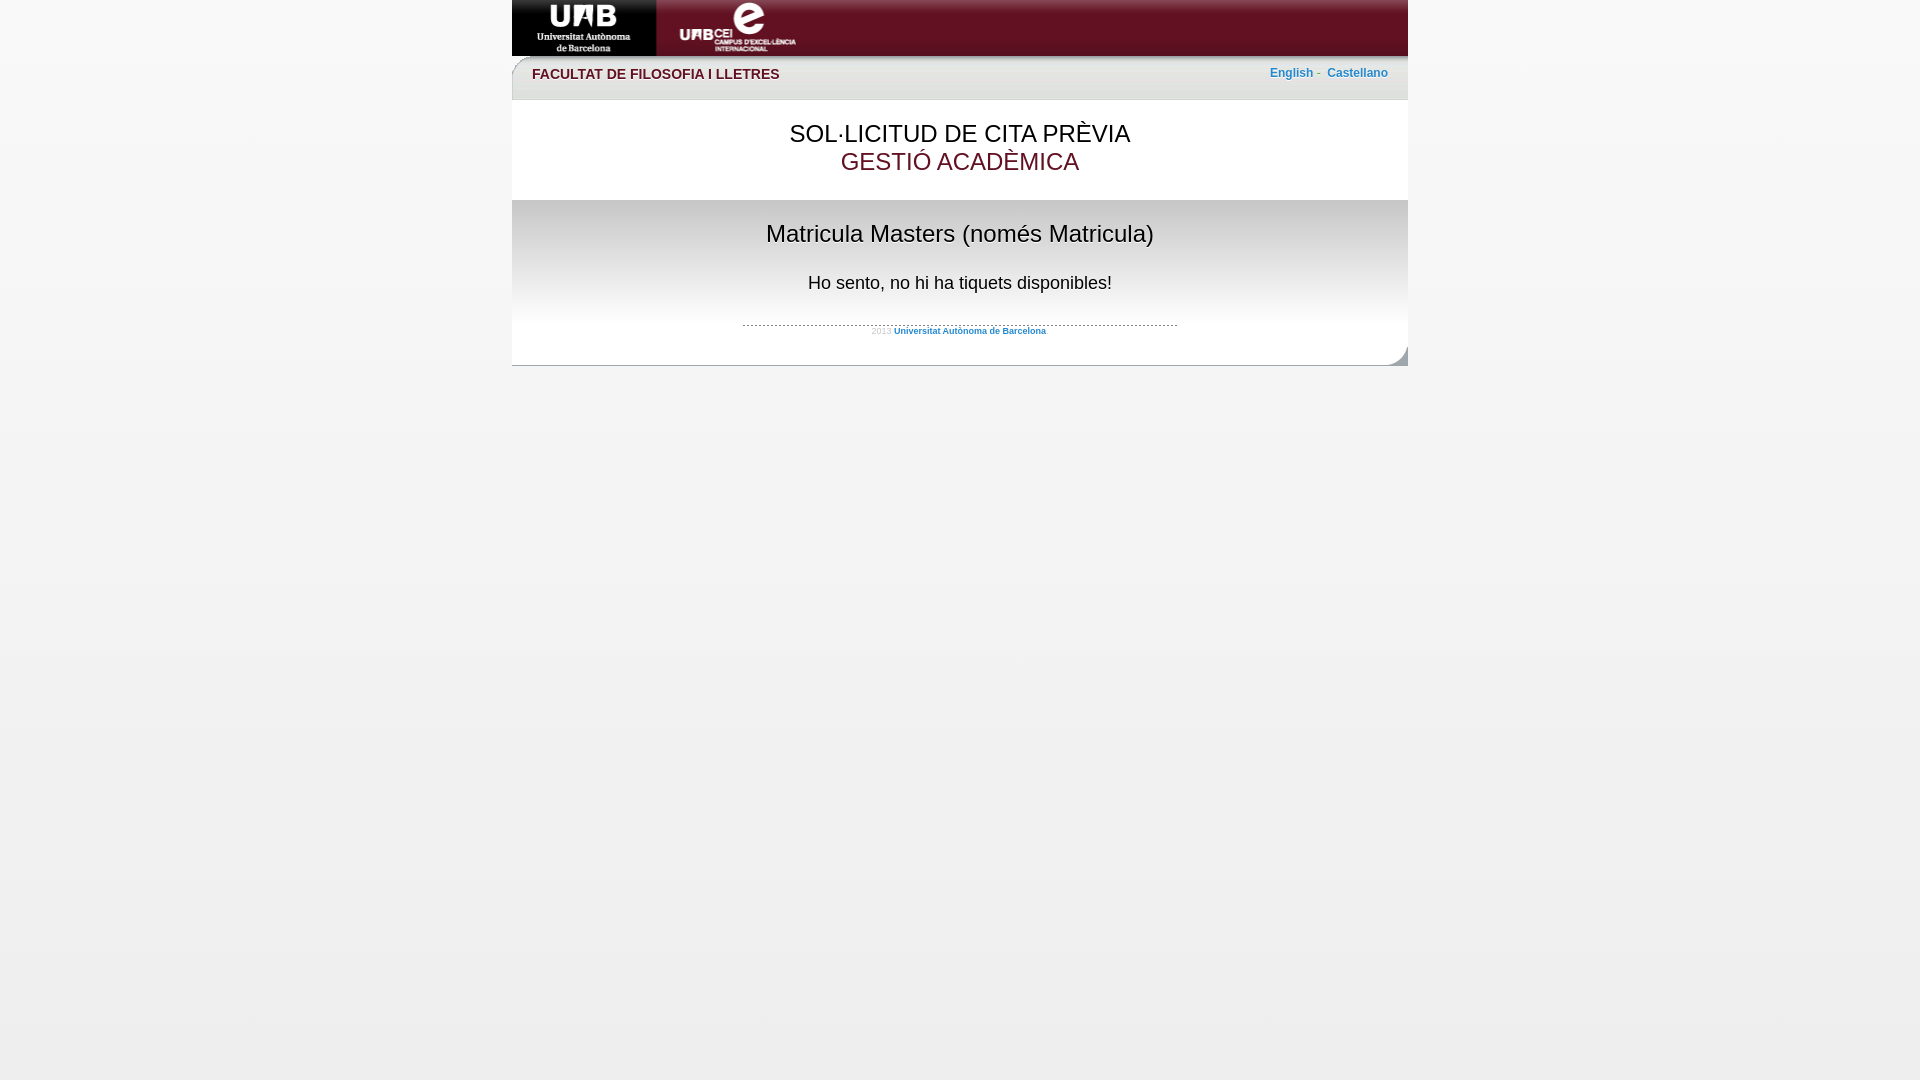 Image resolution: width=1920 pixels, height=1080 pixels. Describe the element at coordinates (1269, 72) in the screenshot. I see `'English'` at that location.